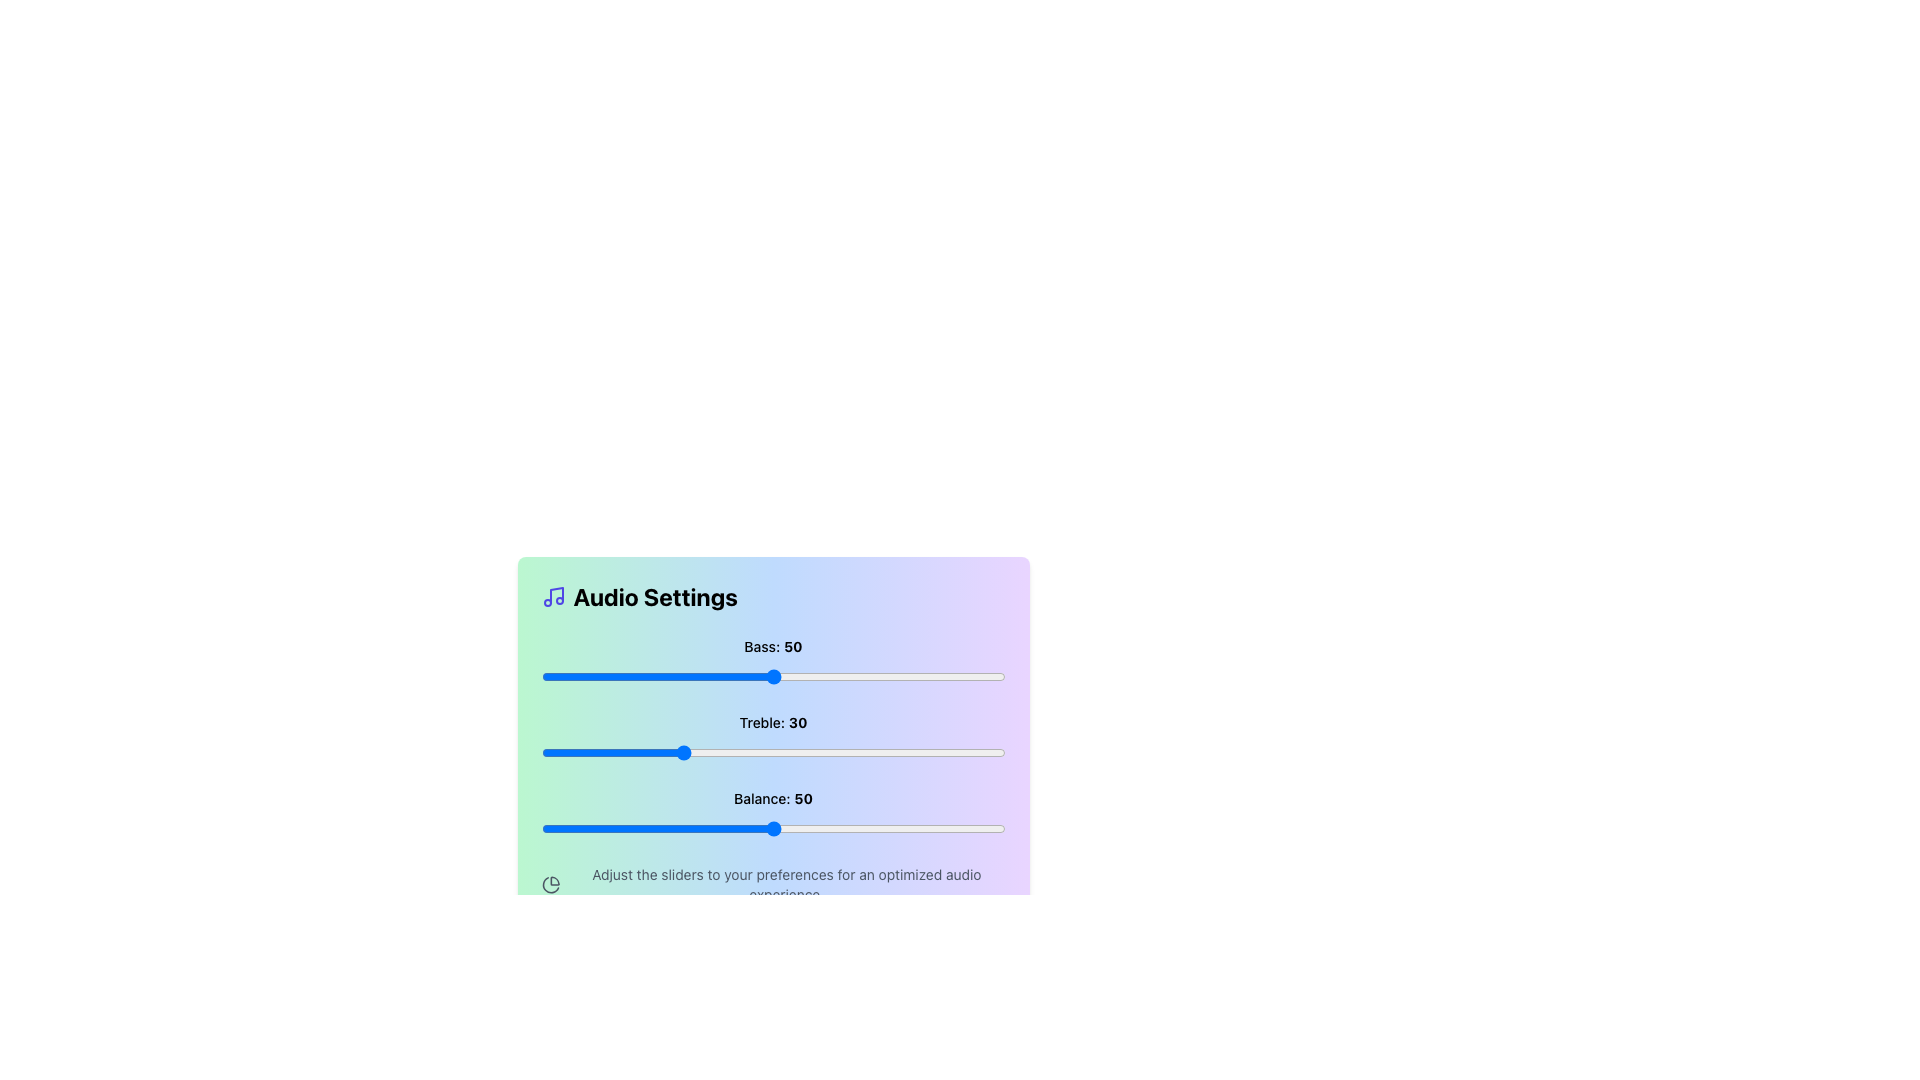  What do you see at coordinates (777, 829) in the screenshot?
I see `the balance` at bounding box center [777, 829].